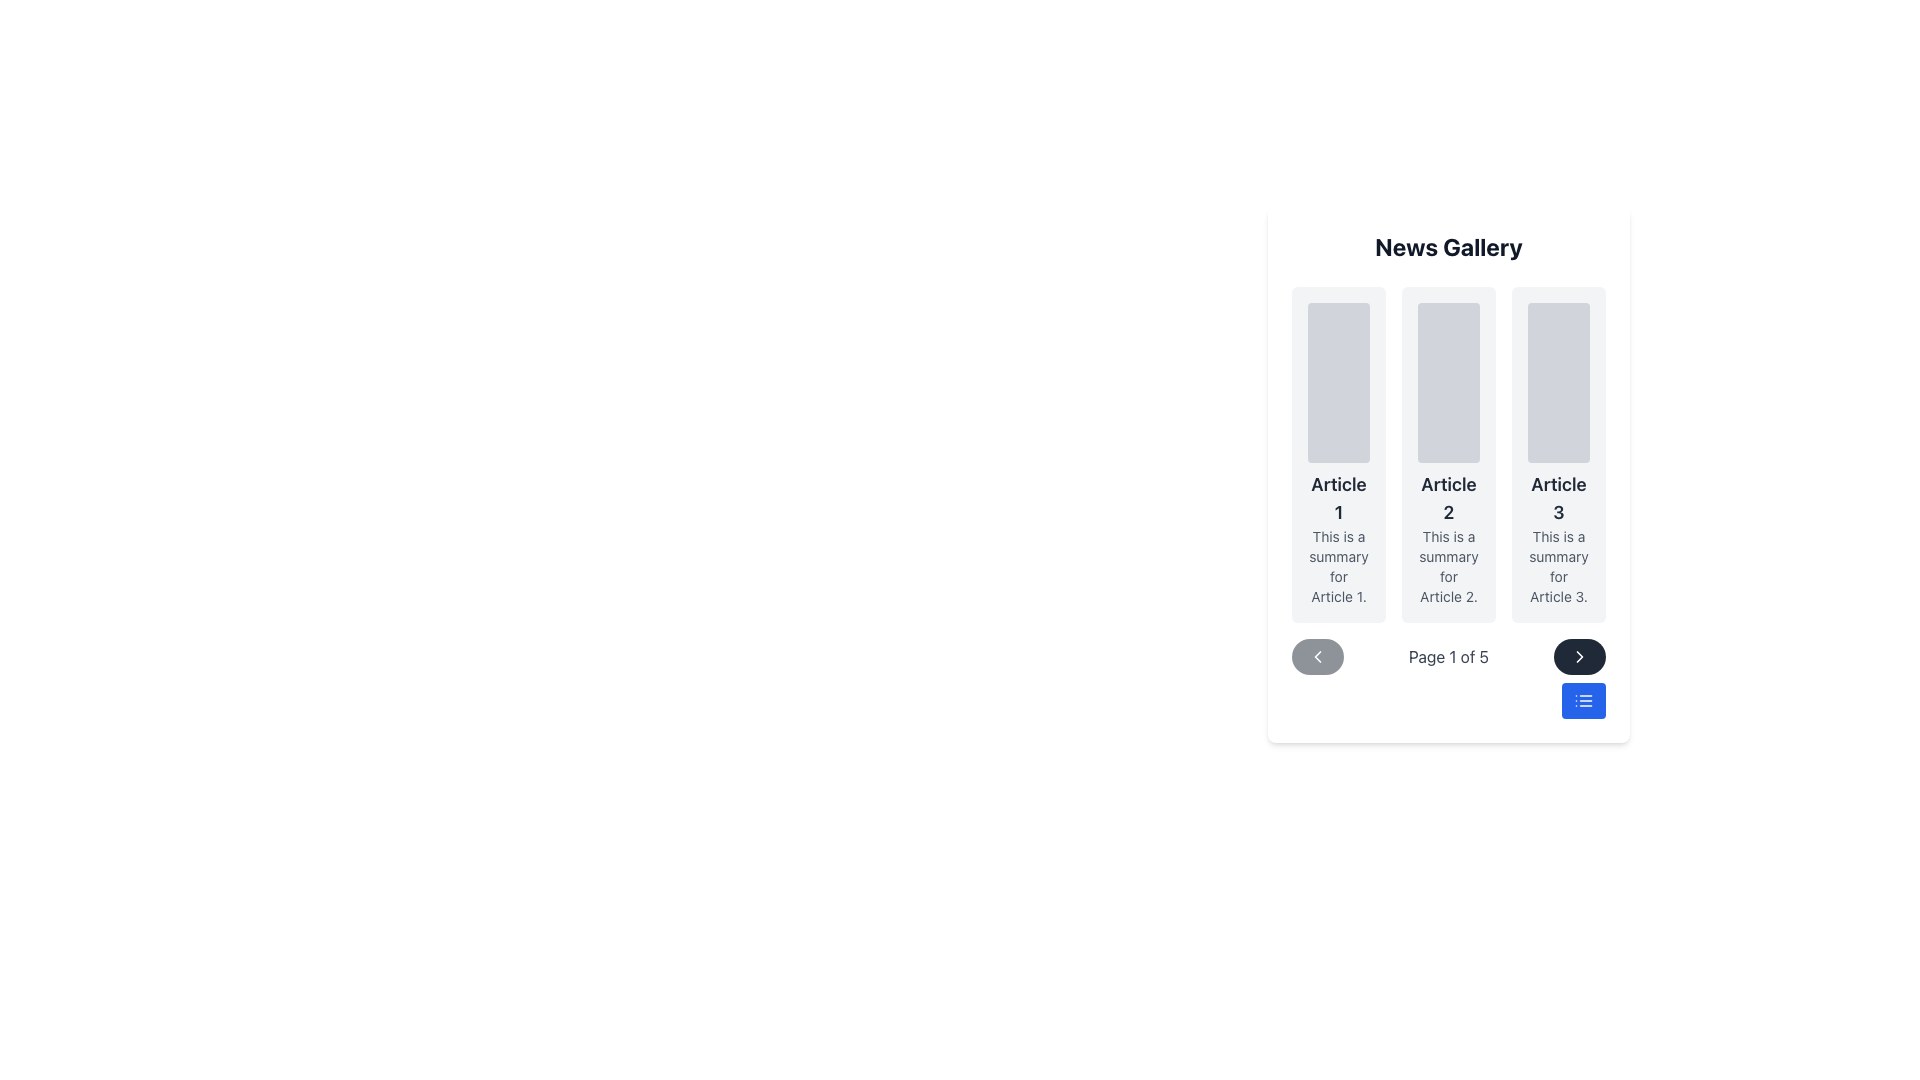  Describe the element at coordinates (1339, 497) in the screenshot. I see `the text header labeled 'Article 1', which is styled in a large, bold font and is positioned above a descriptive text within a card group` at that location.